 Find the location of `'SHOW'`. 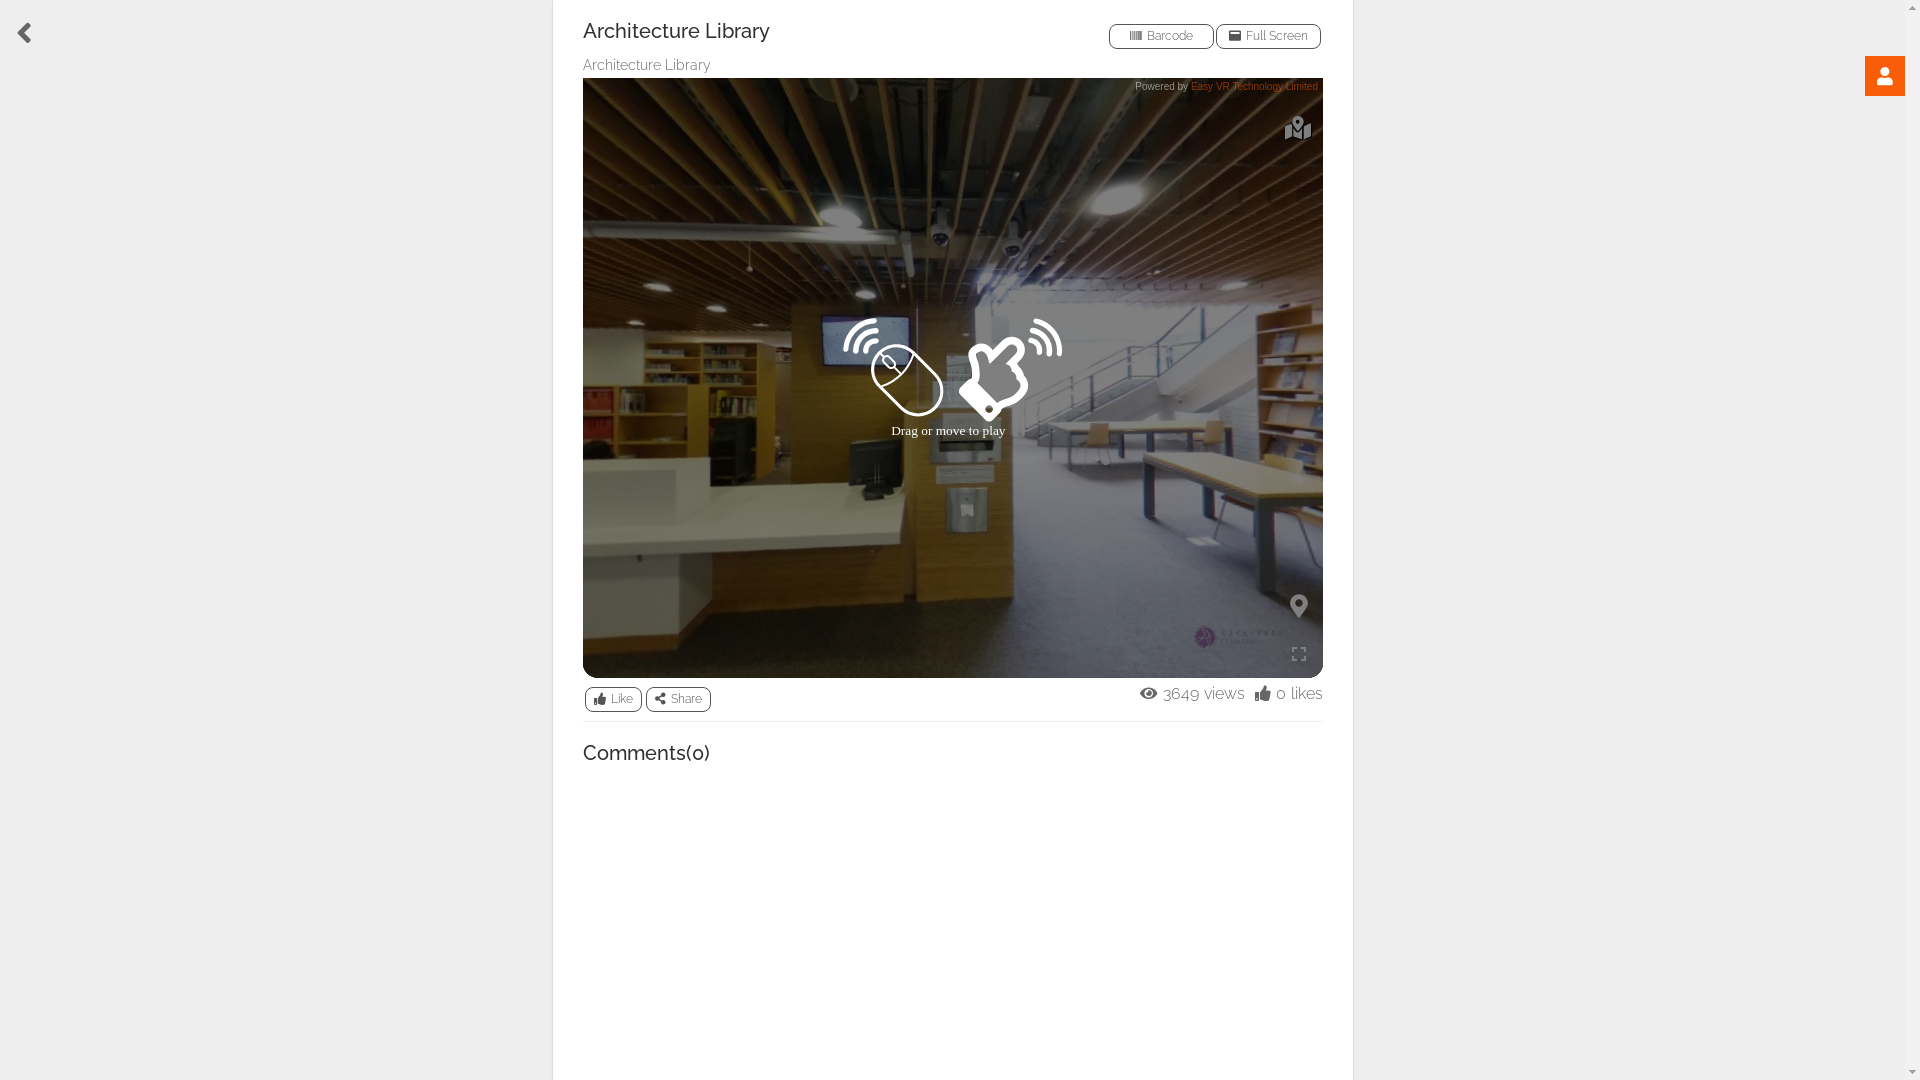

'SHOW' is located at coordinates (47, 947).